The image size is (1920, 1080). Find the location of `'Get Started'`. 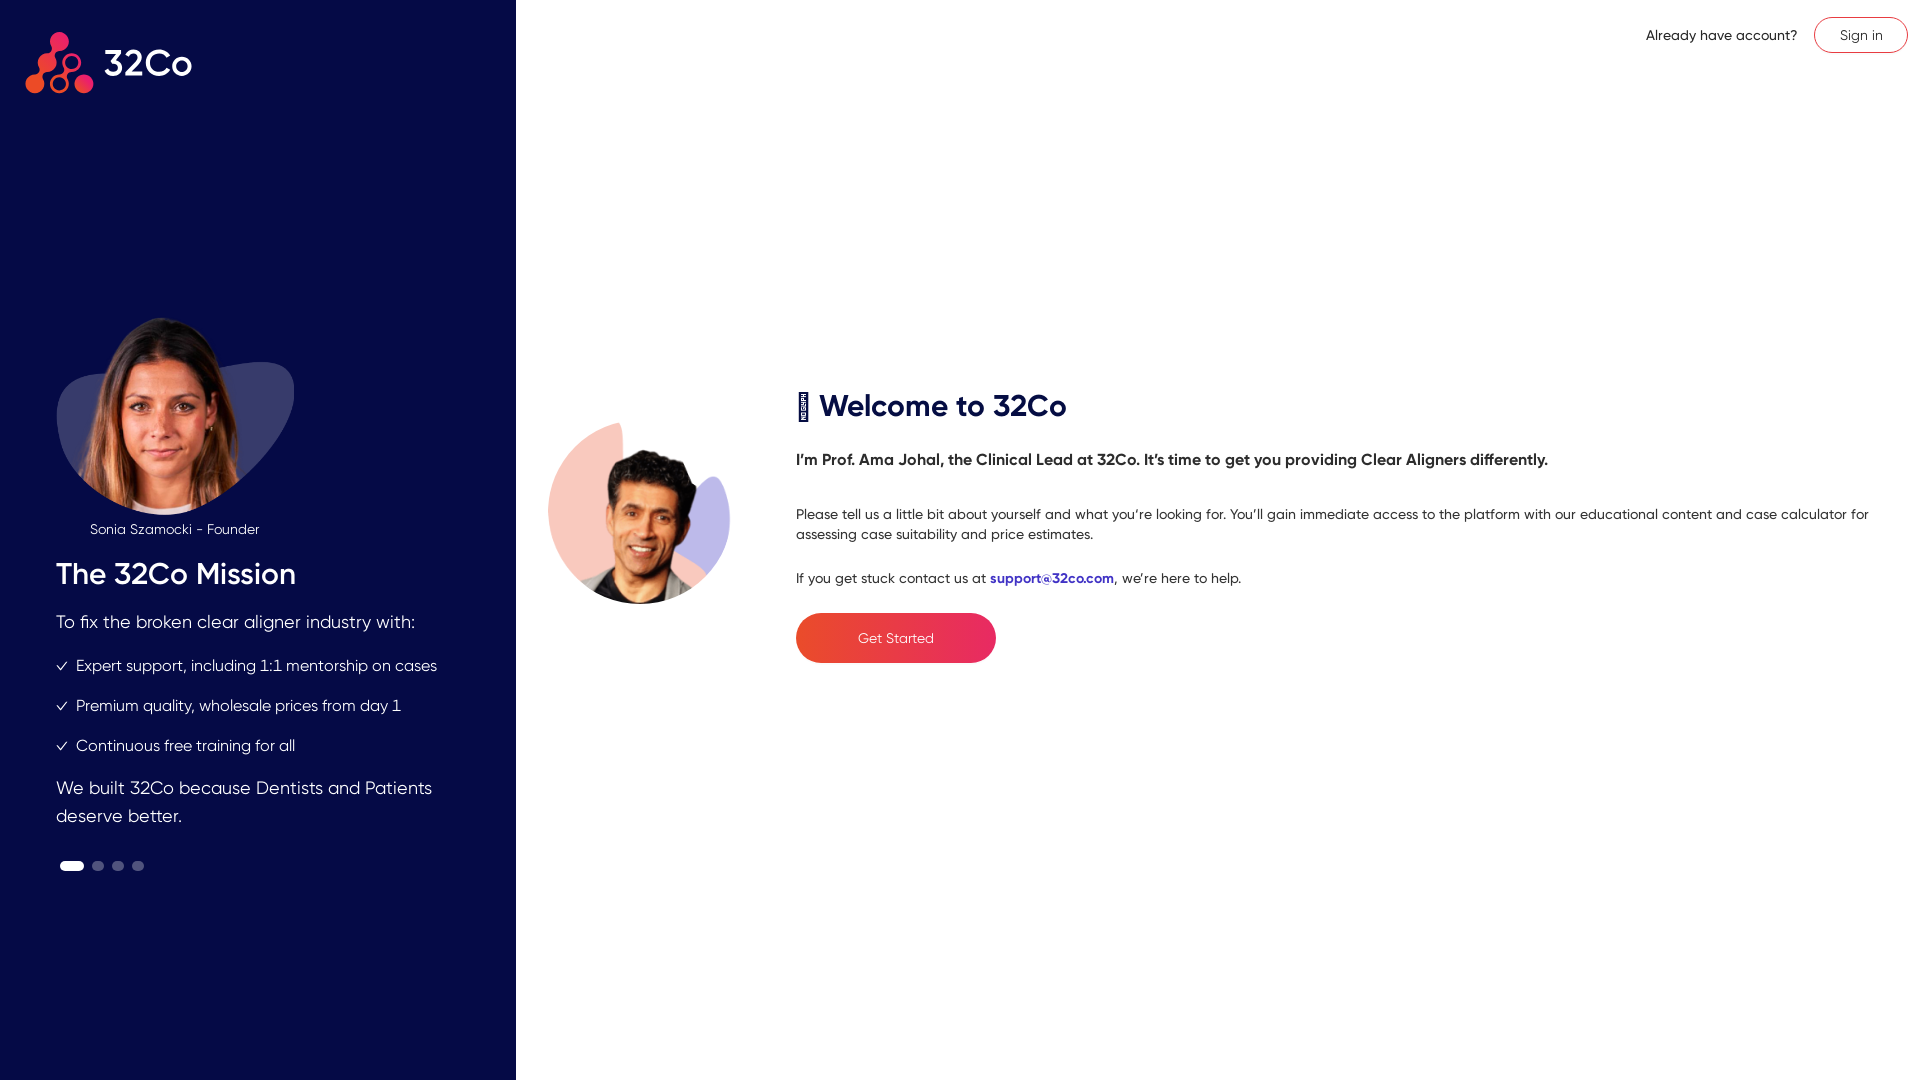

'Get Started' is located at coordinates (895, 636).